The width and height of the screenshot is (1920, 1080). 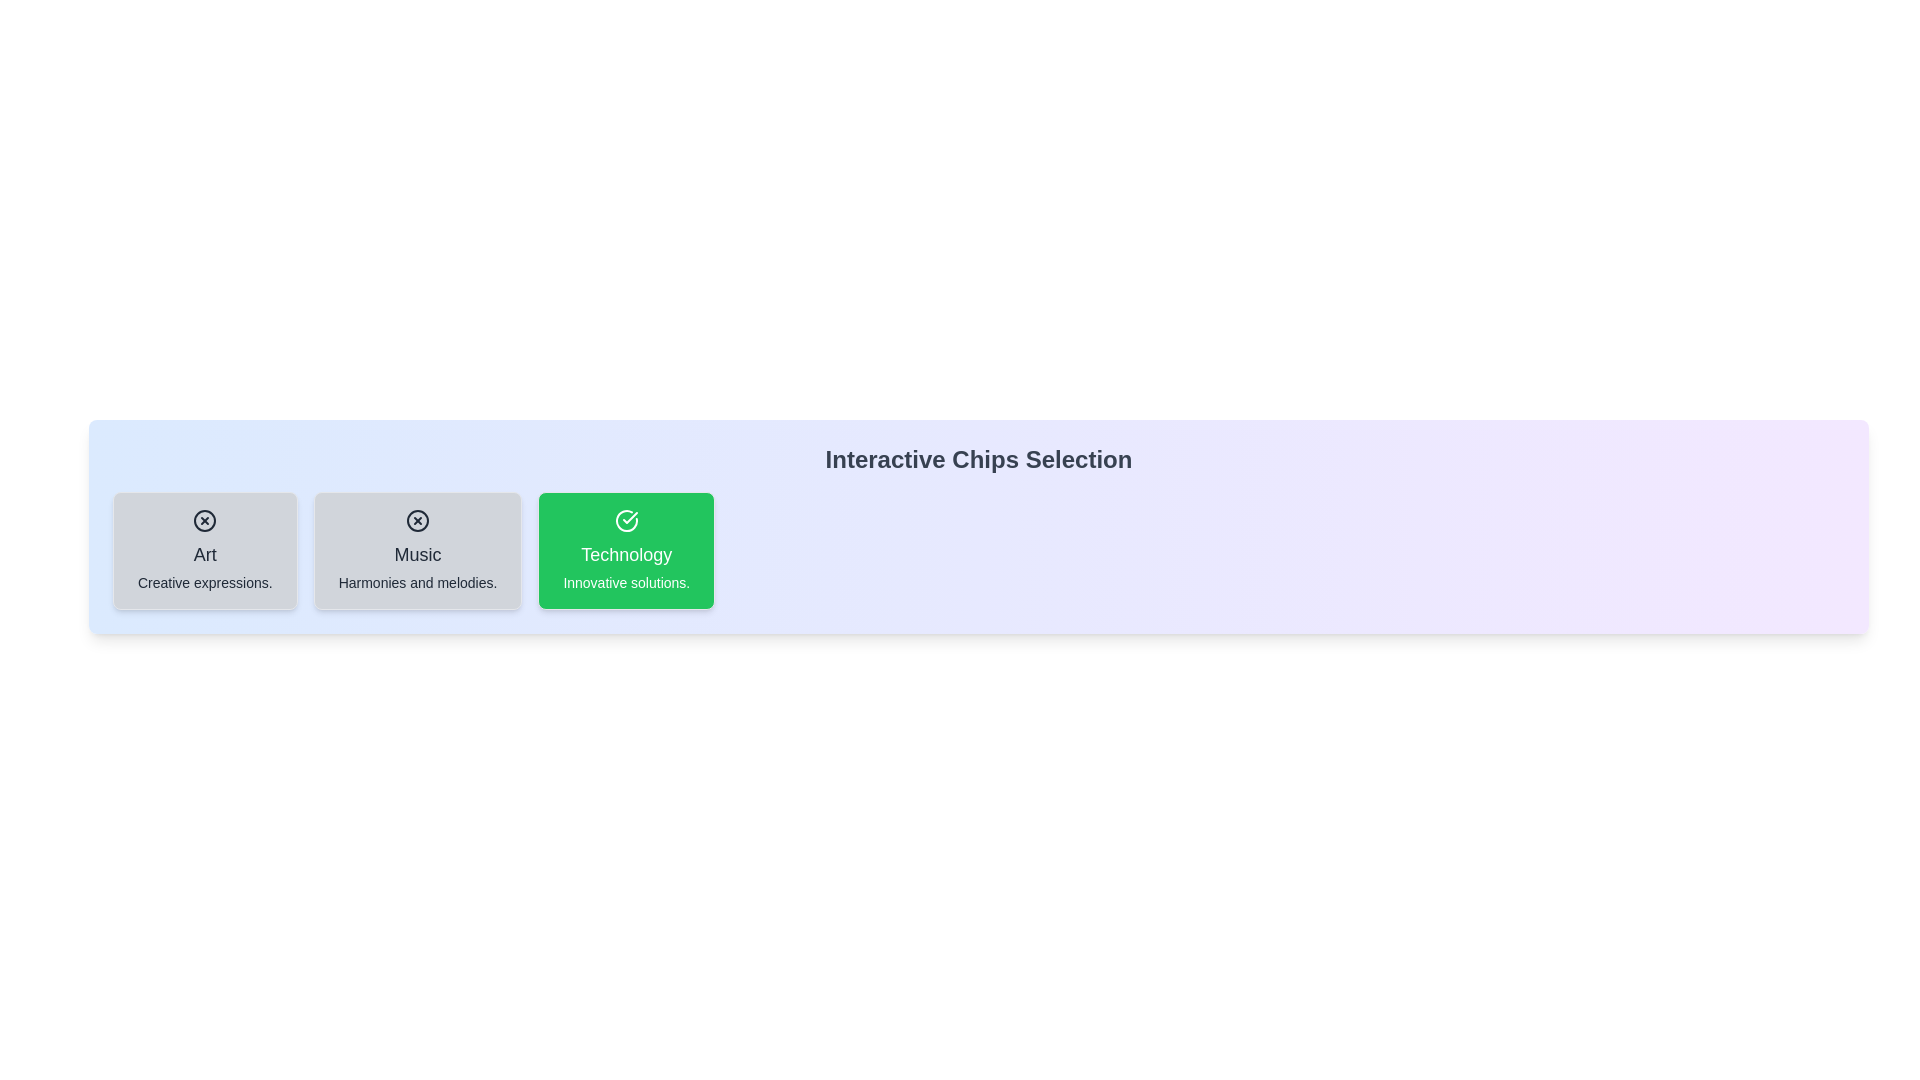 What do you see at coordinates (205, 519) in the screenshot?
I see `the icon of the chip labeled 'Art' to toggle its selection state` at bounding box center [205, 519].